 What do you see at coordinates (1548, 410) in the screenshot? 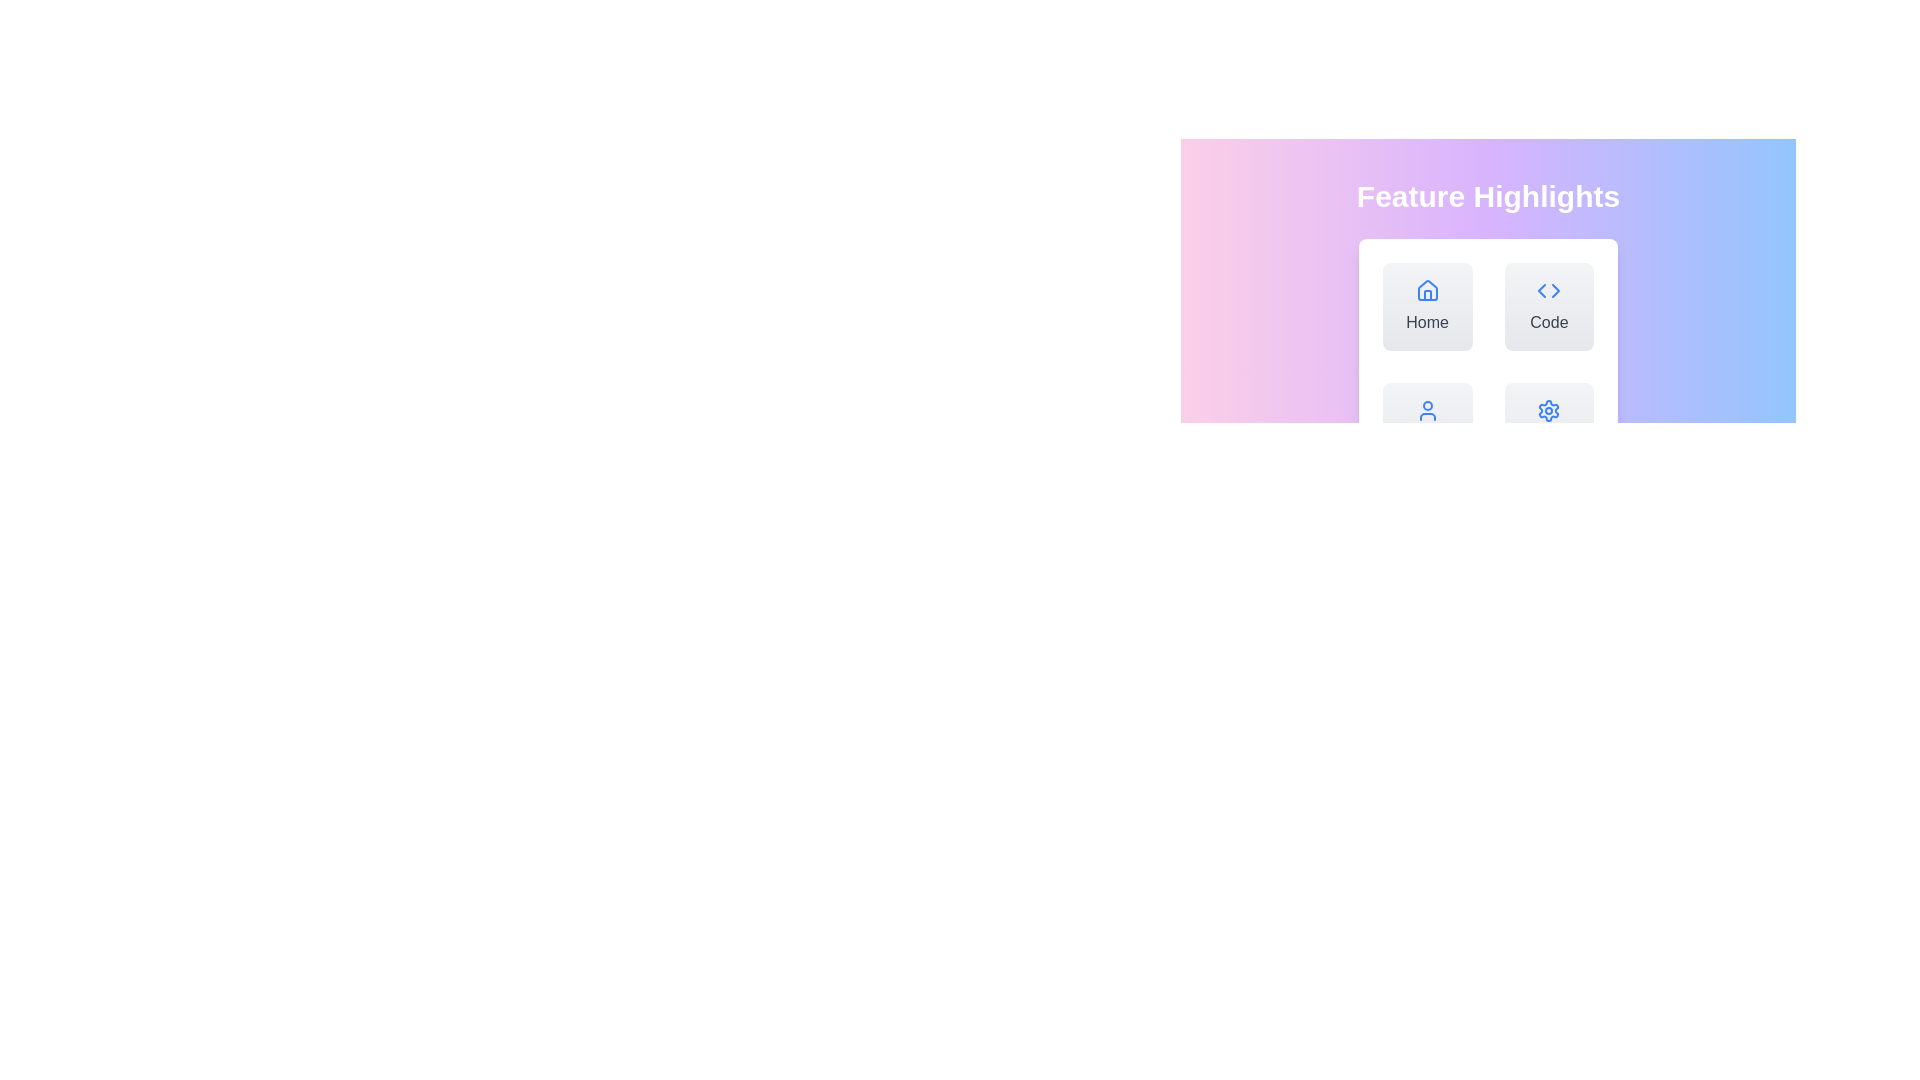
I see `the blue gear icon representing settings, which is located at the bottom-right of a grid under 'Feature Highlights'` at bounding box center [1548, 410].